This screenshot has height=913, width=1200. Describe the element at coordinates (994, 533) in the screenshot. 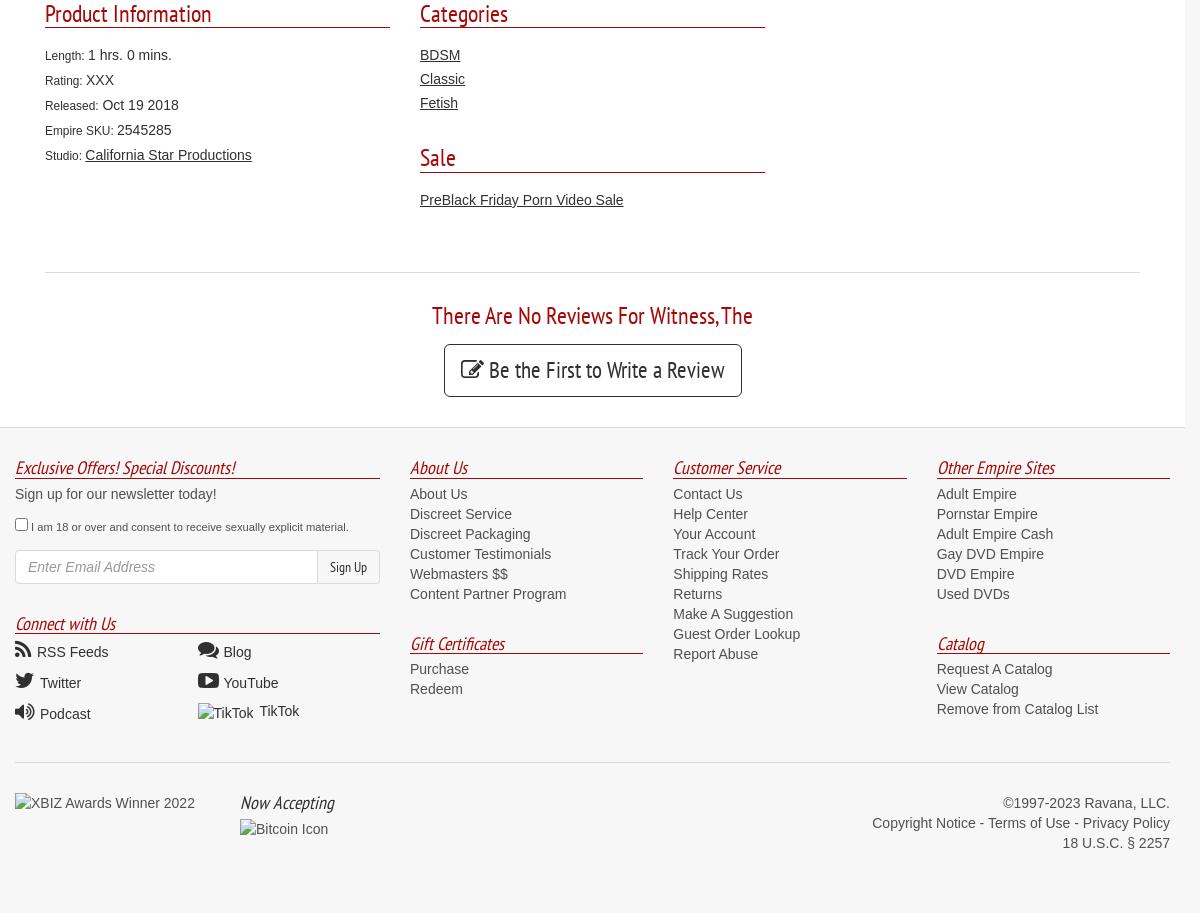

I see `'Adult Empire Cash'` at that location.